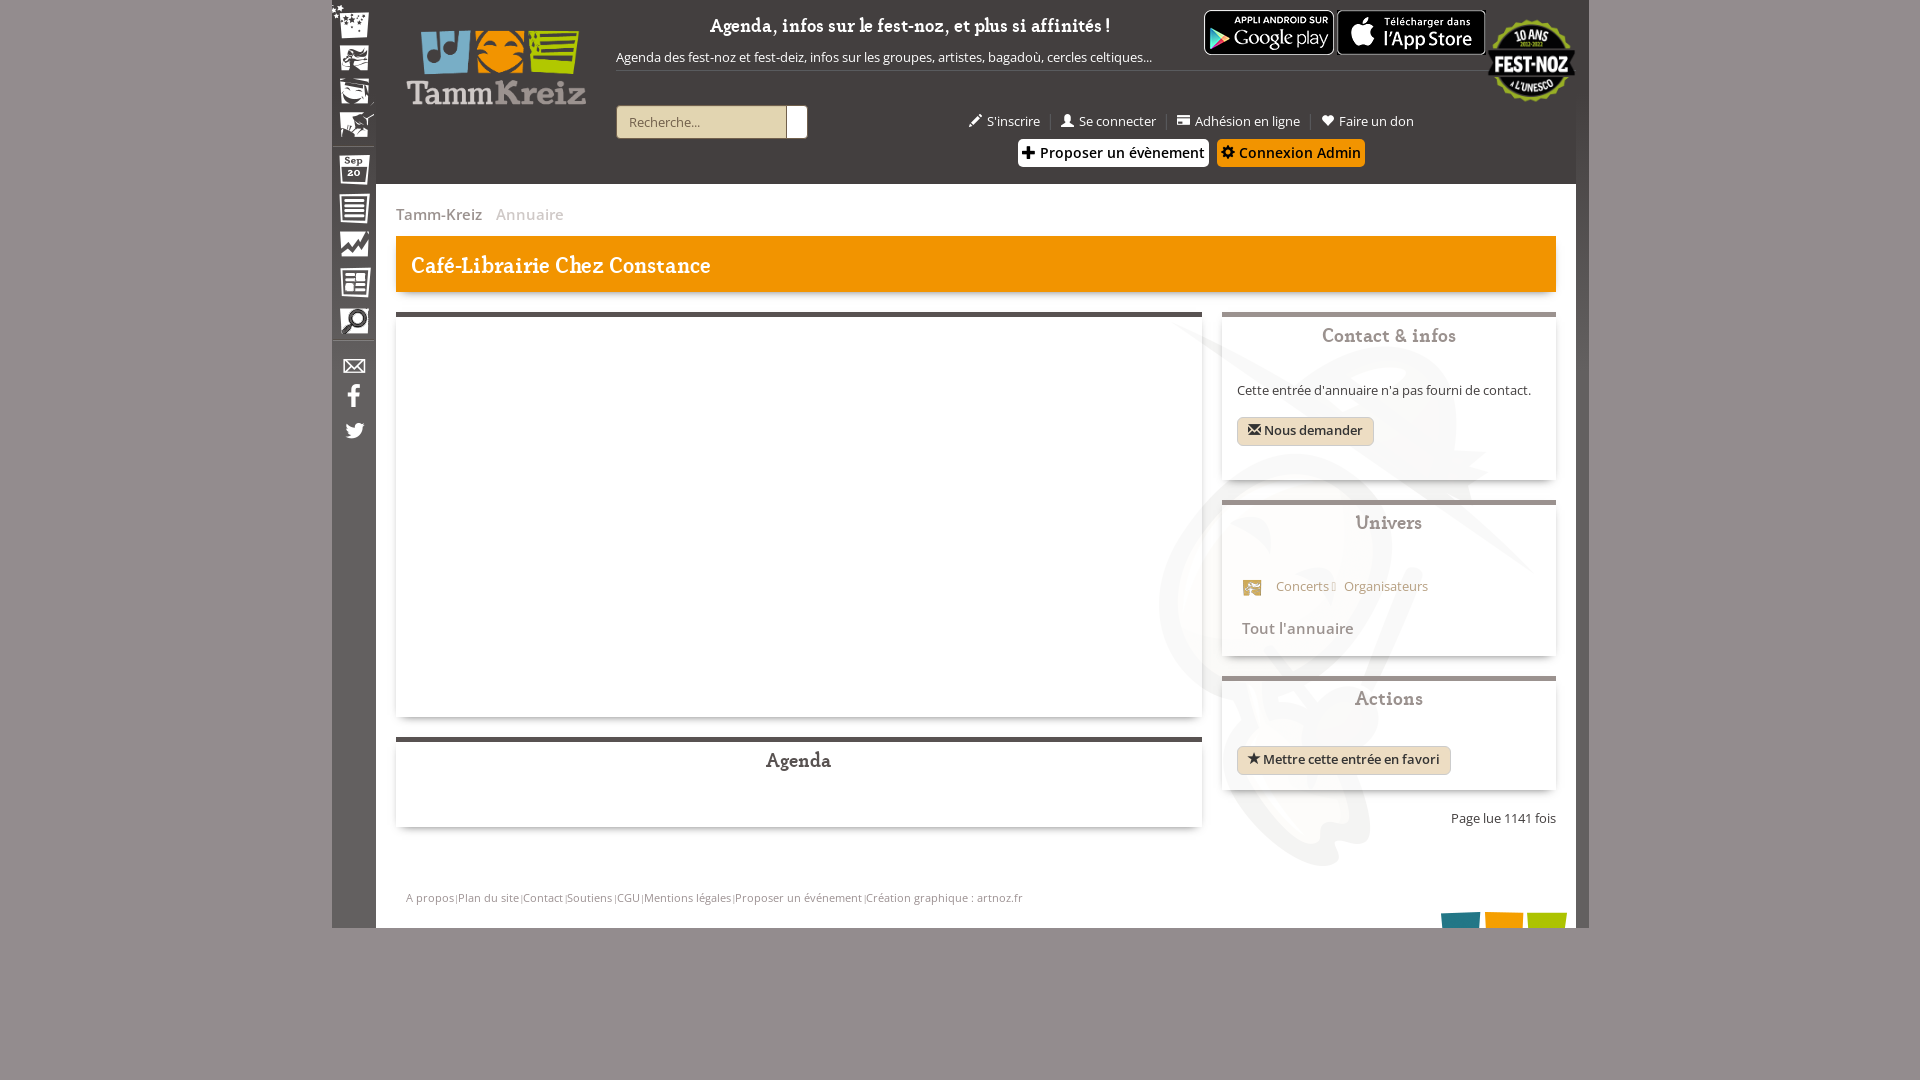  What do you see at coordinates (1302, 585) in the screenshot?
I see `'Concerts'` at bounding box center [1302, 585].